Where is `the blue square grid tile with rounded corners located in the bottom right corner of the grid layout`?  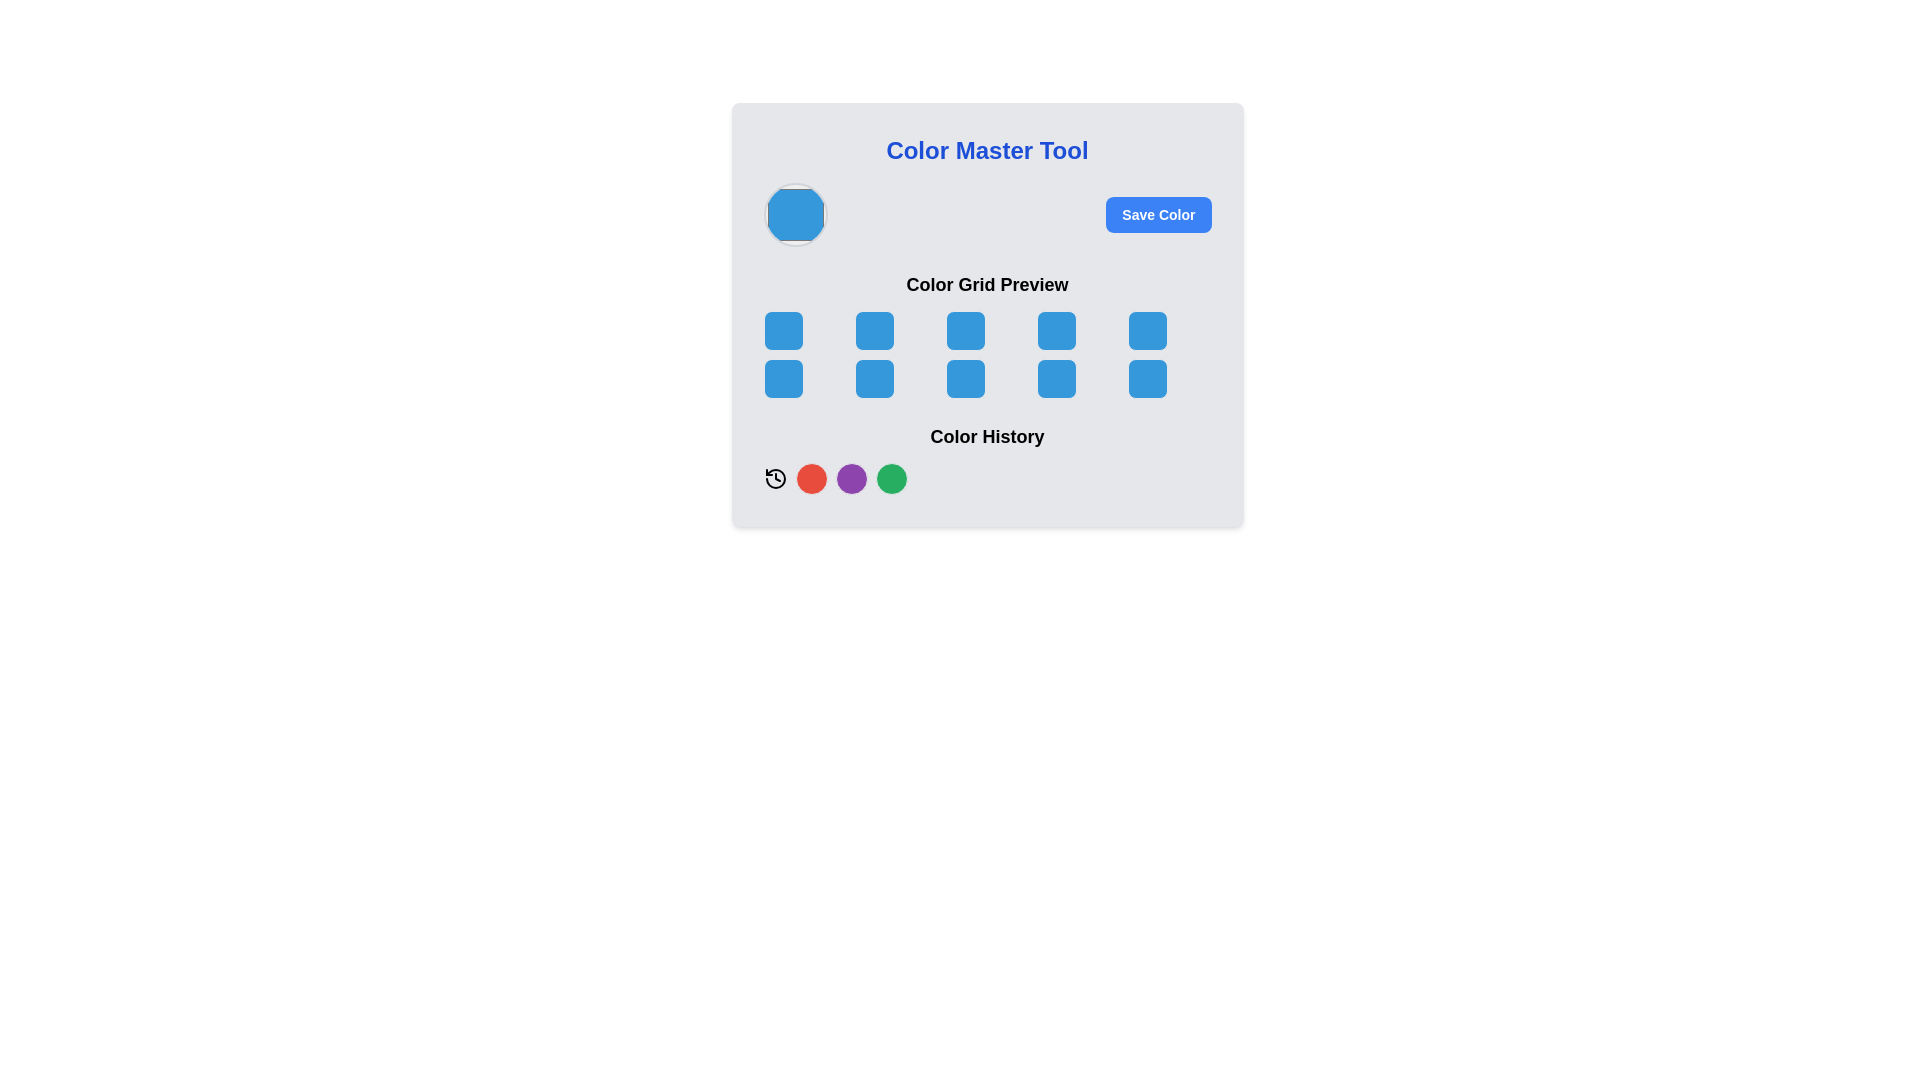
the blue square grid tile with rounded corners located in the bottom right corner of the grid layout is located at coordinates (1148, 378).